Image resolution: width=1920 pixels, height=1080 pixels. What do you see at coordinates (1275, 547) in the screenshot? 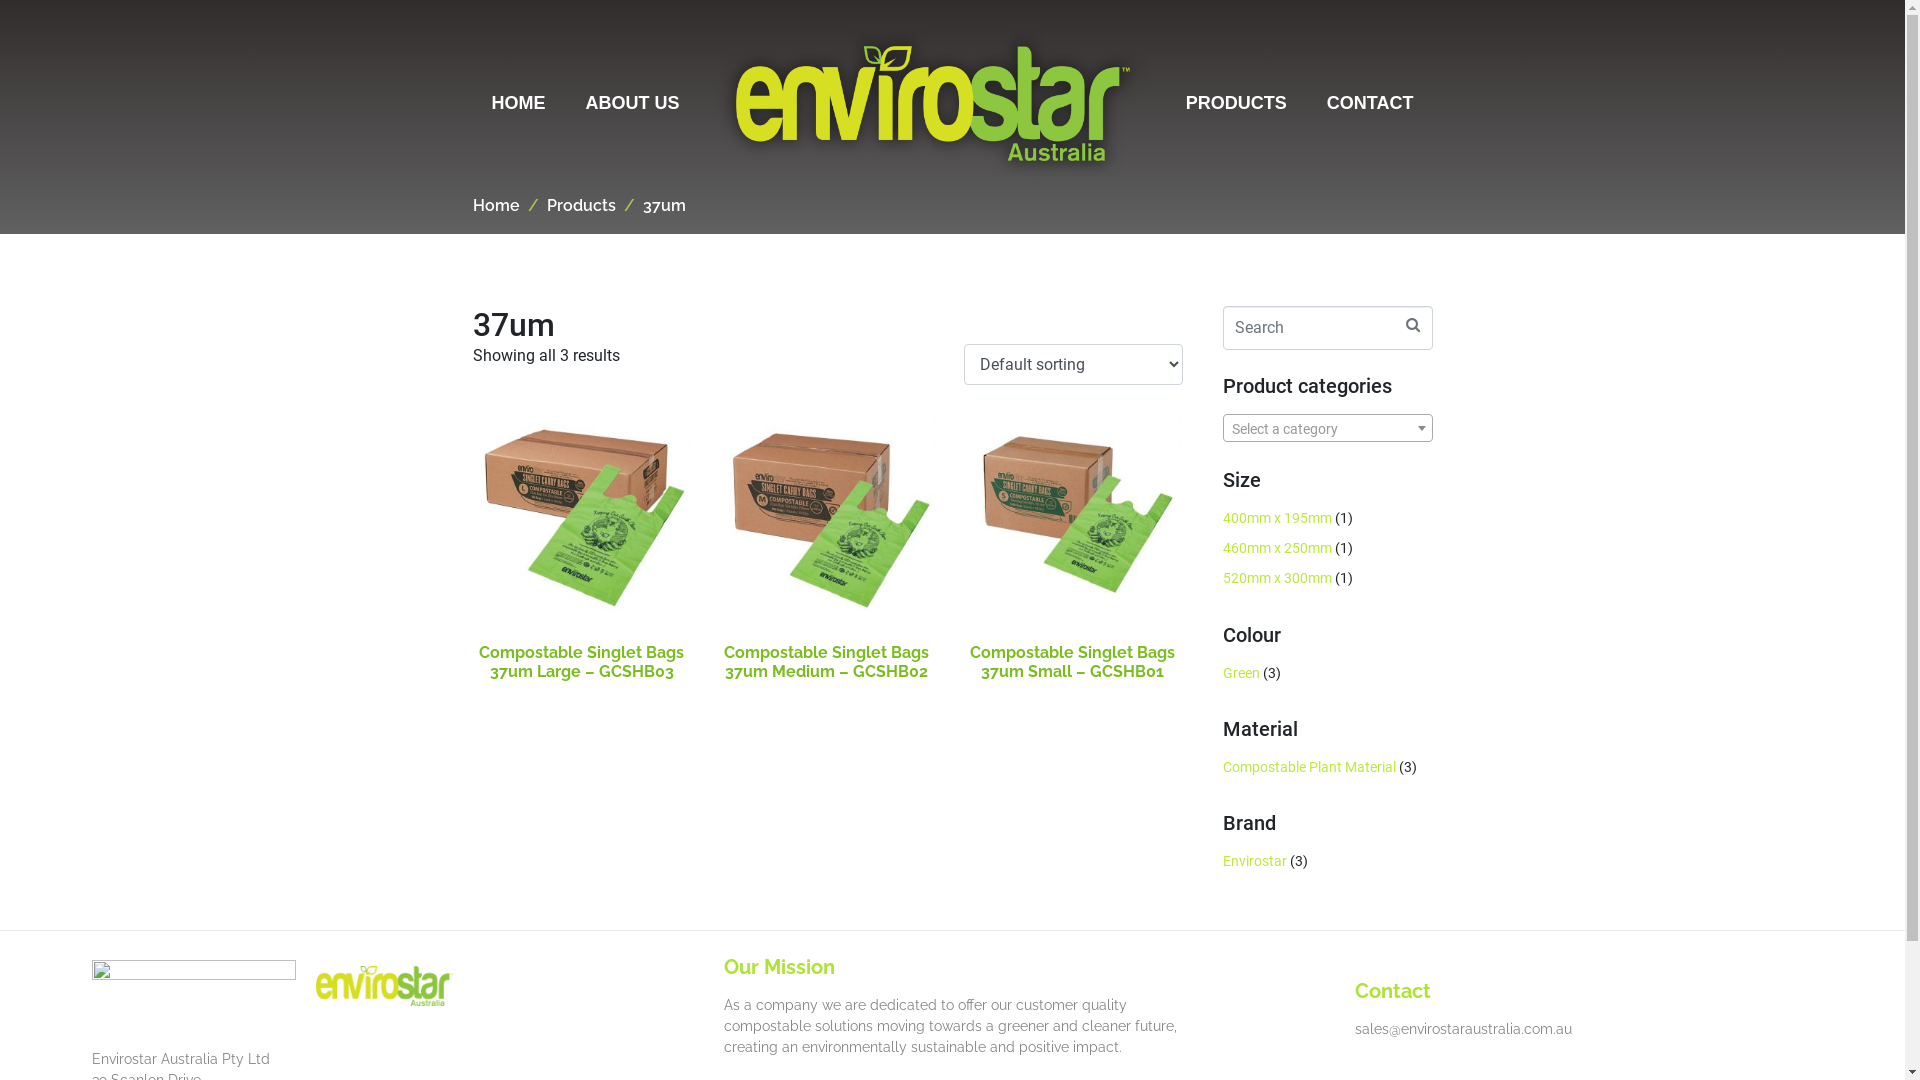
I see `'460mm x 250mm'` at bounding box center [1275, 547].